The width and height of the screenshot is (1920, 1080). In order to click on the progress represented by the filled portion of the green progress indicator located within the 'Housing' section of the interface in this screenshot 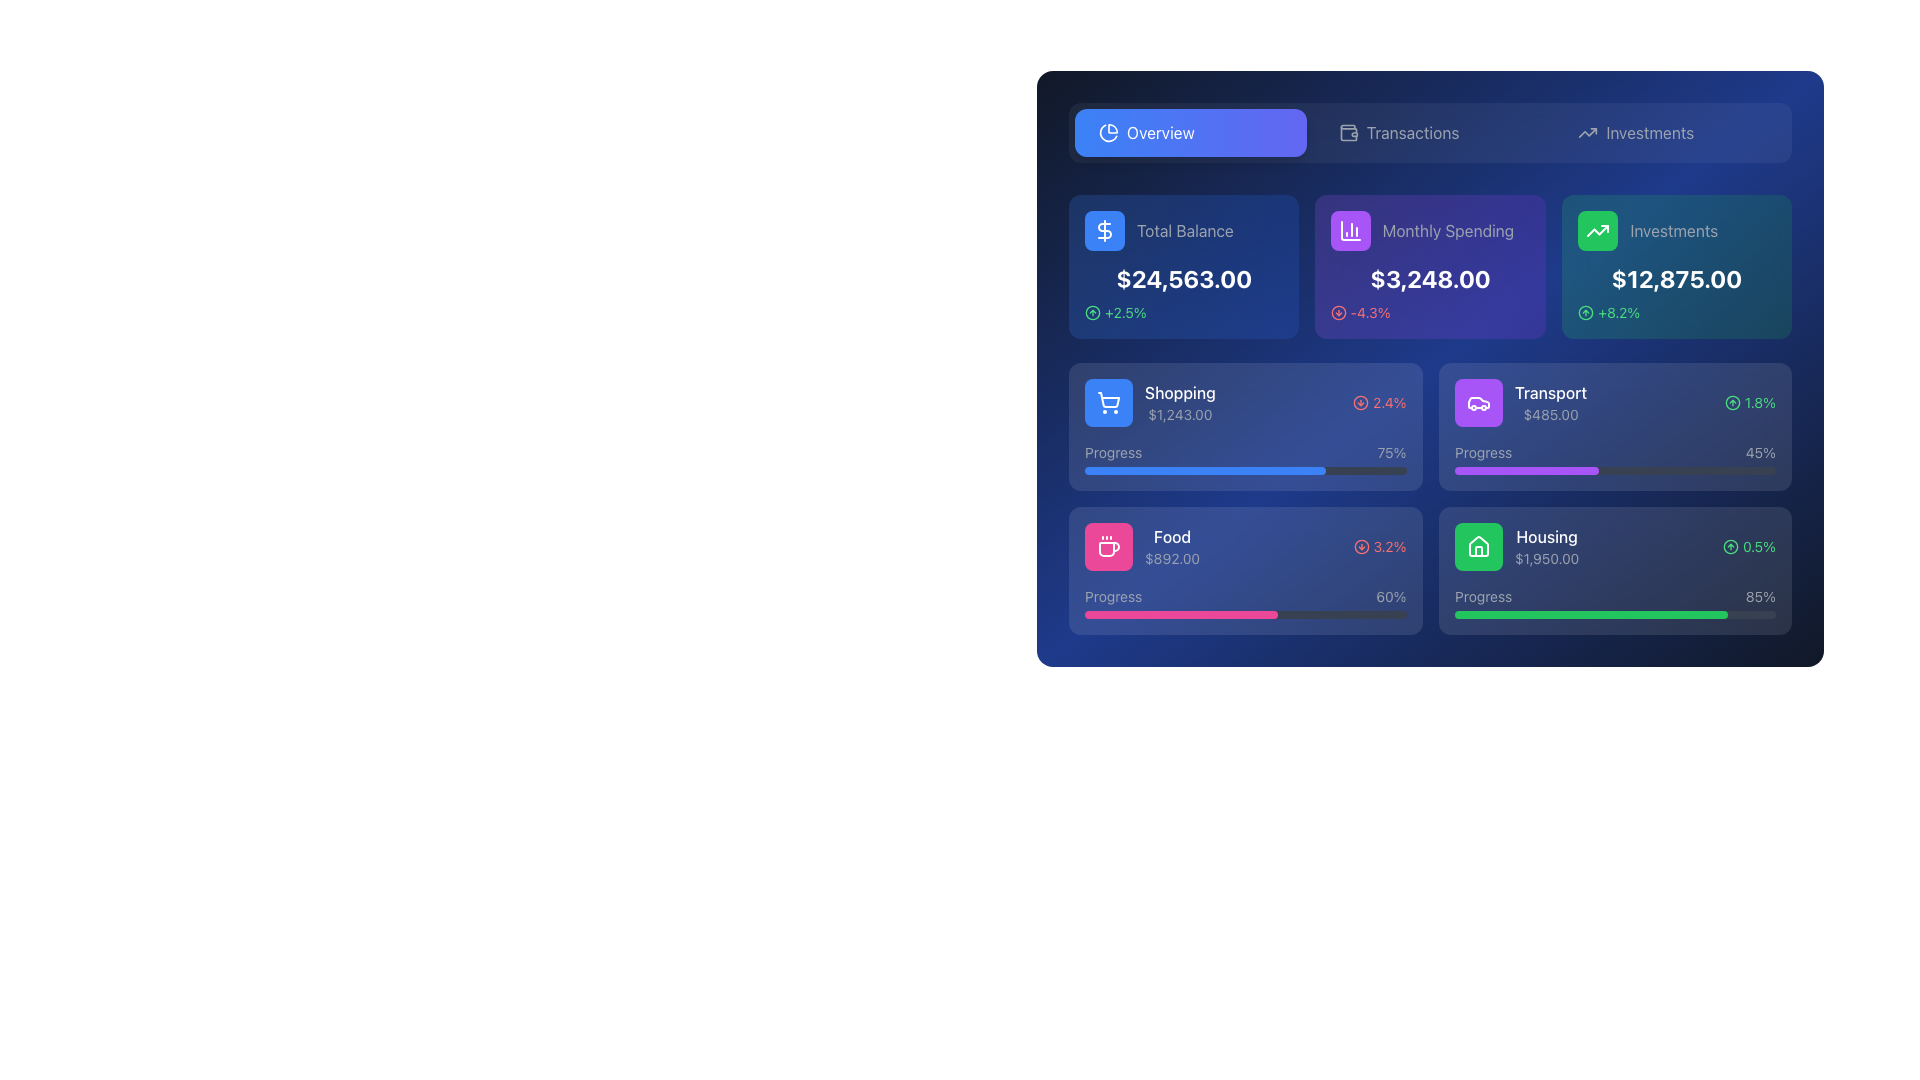, I will do `click(1590, 613)`.